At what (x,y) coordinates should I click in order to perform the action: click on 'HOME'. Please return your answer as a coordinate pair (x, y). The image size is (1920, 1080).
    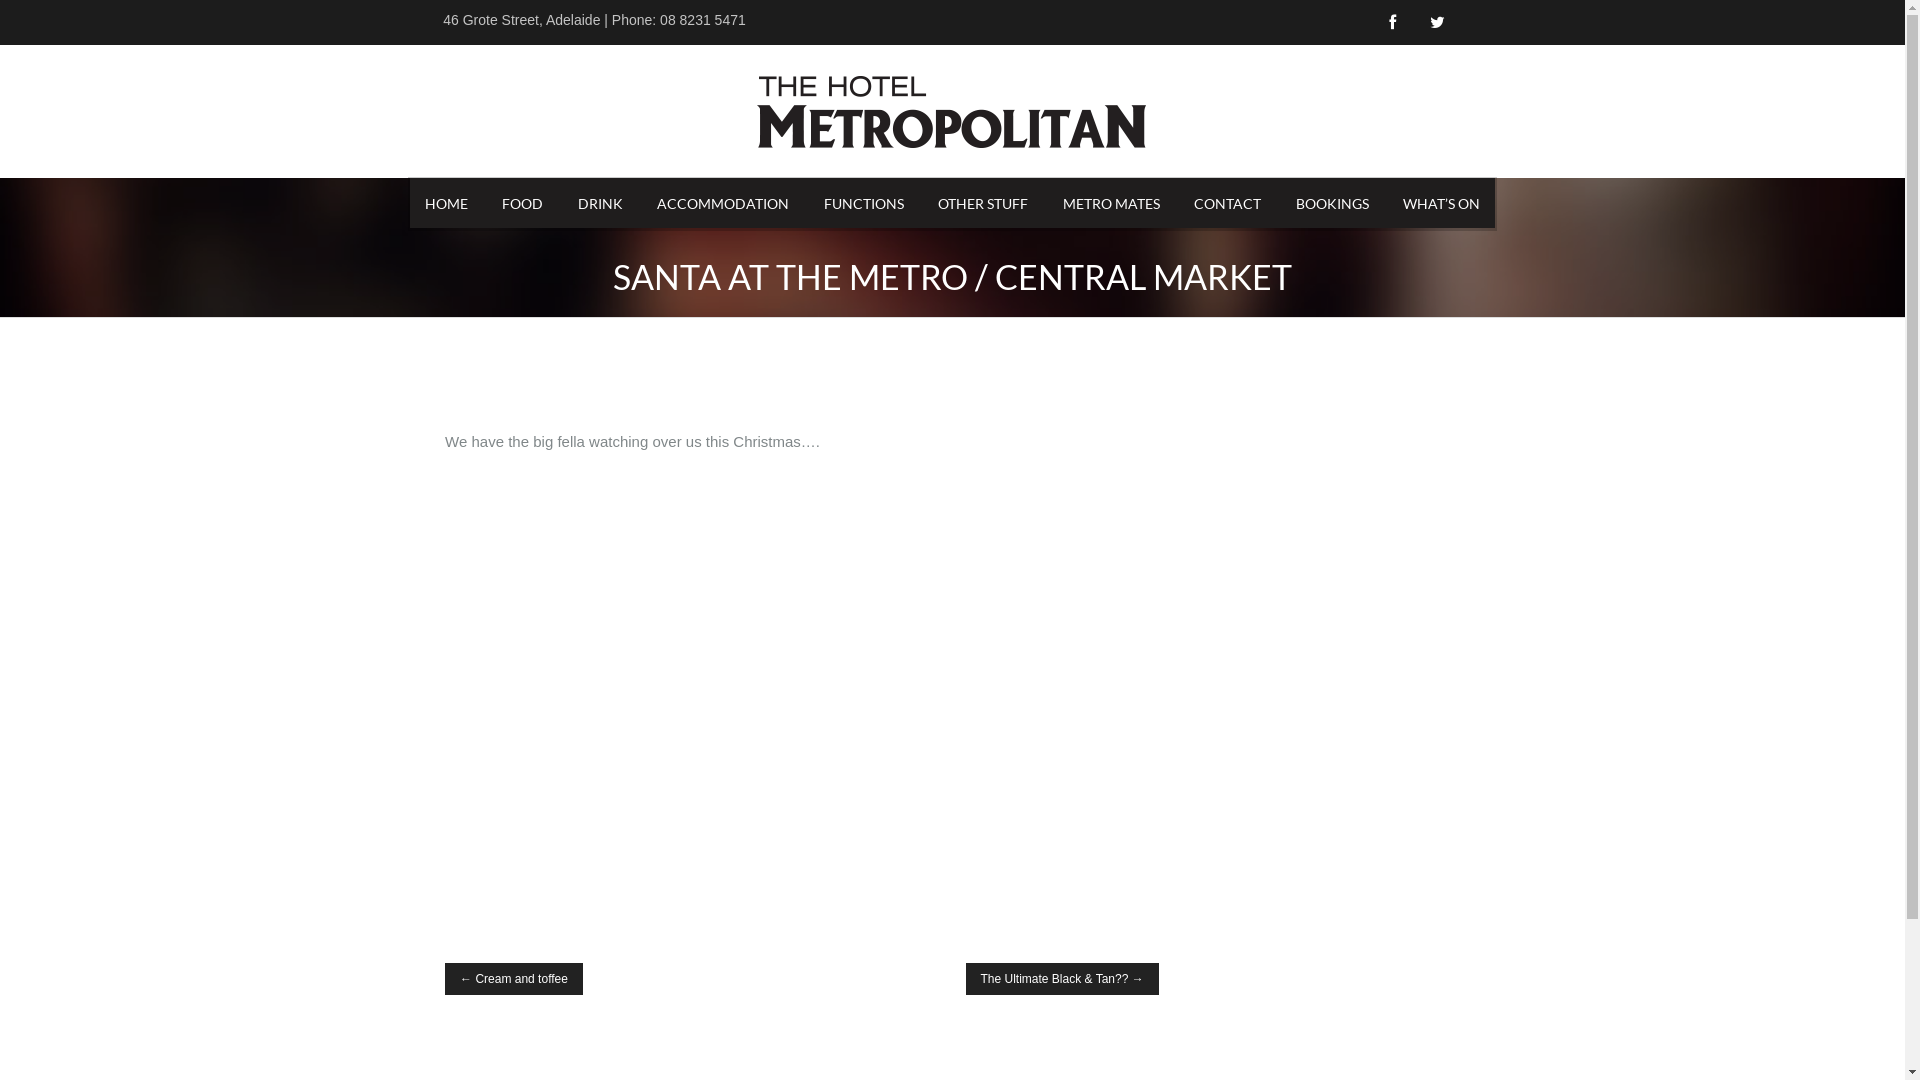
    Looking at the image, I should click on (445, 203).